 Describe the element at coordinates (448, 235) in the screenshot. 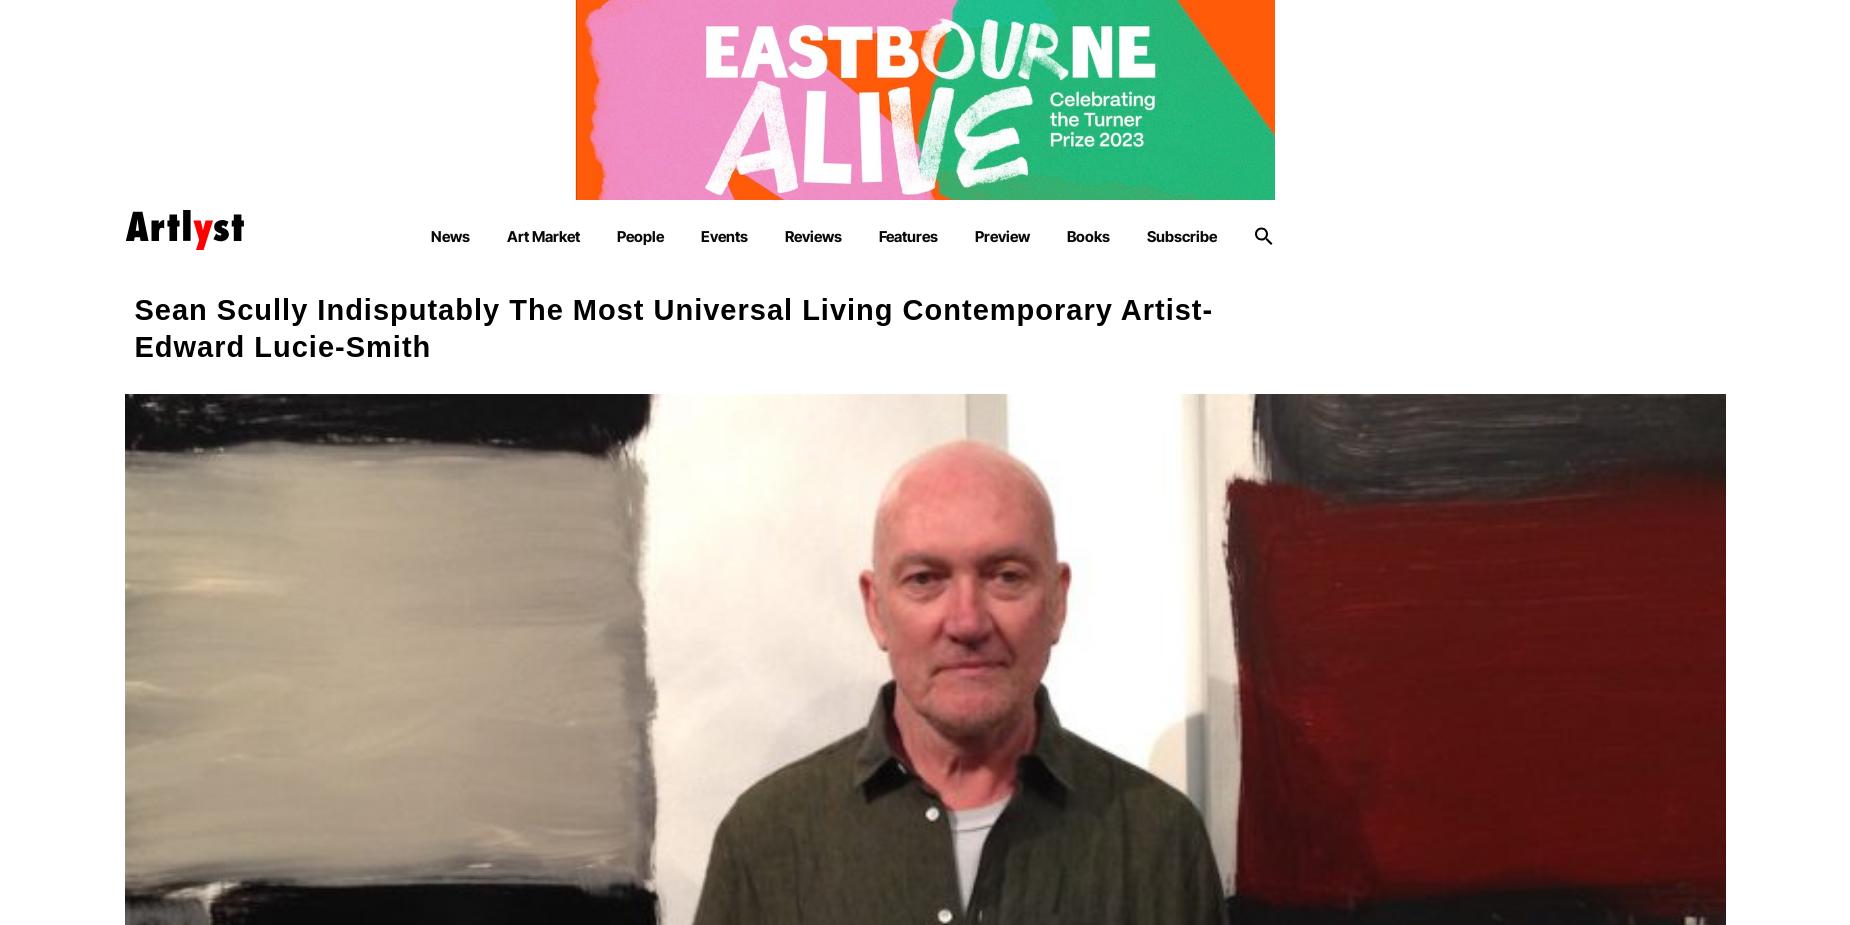

I see `'News'` at that location.